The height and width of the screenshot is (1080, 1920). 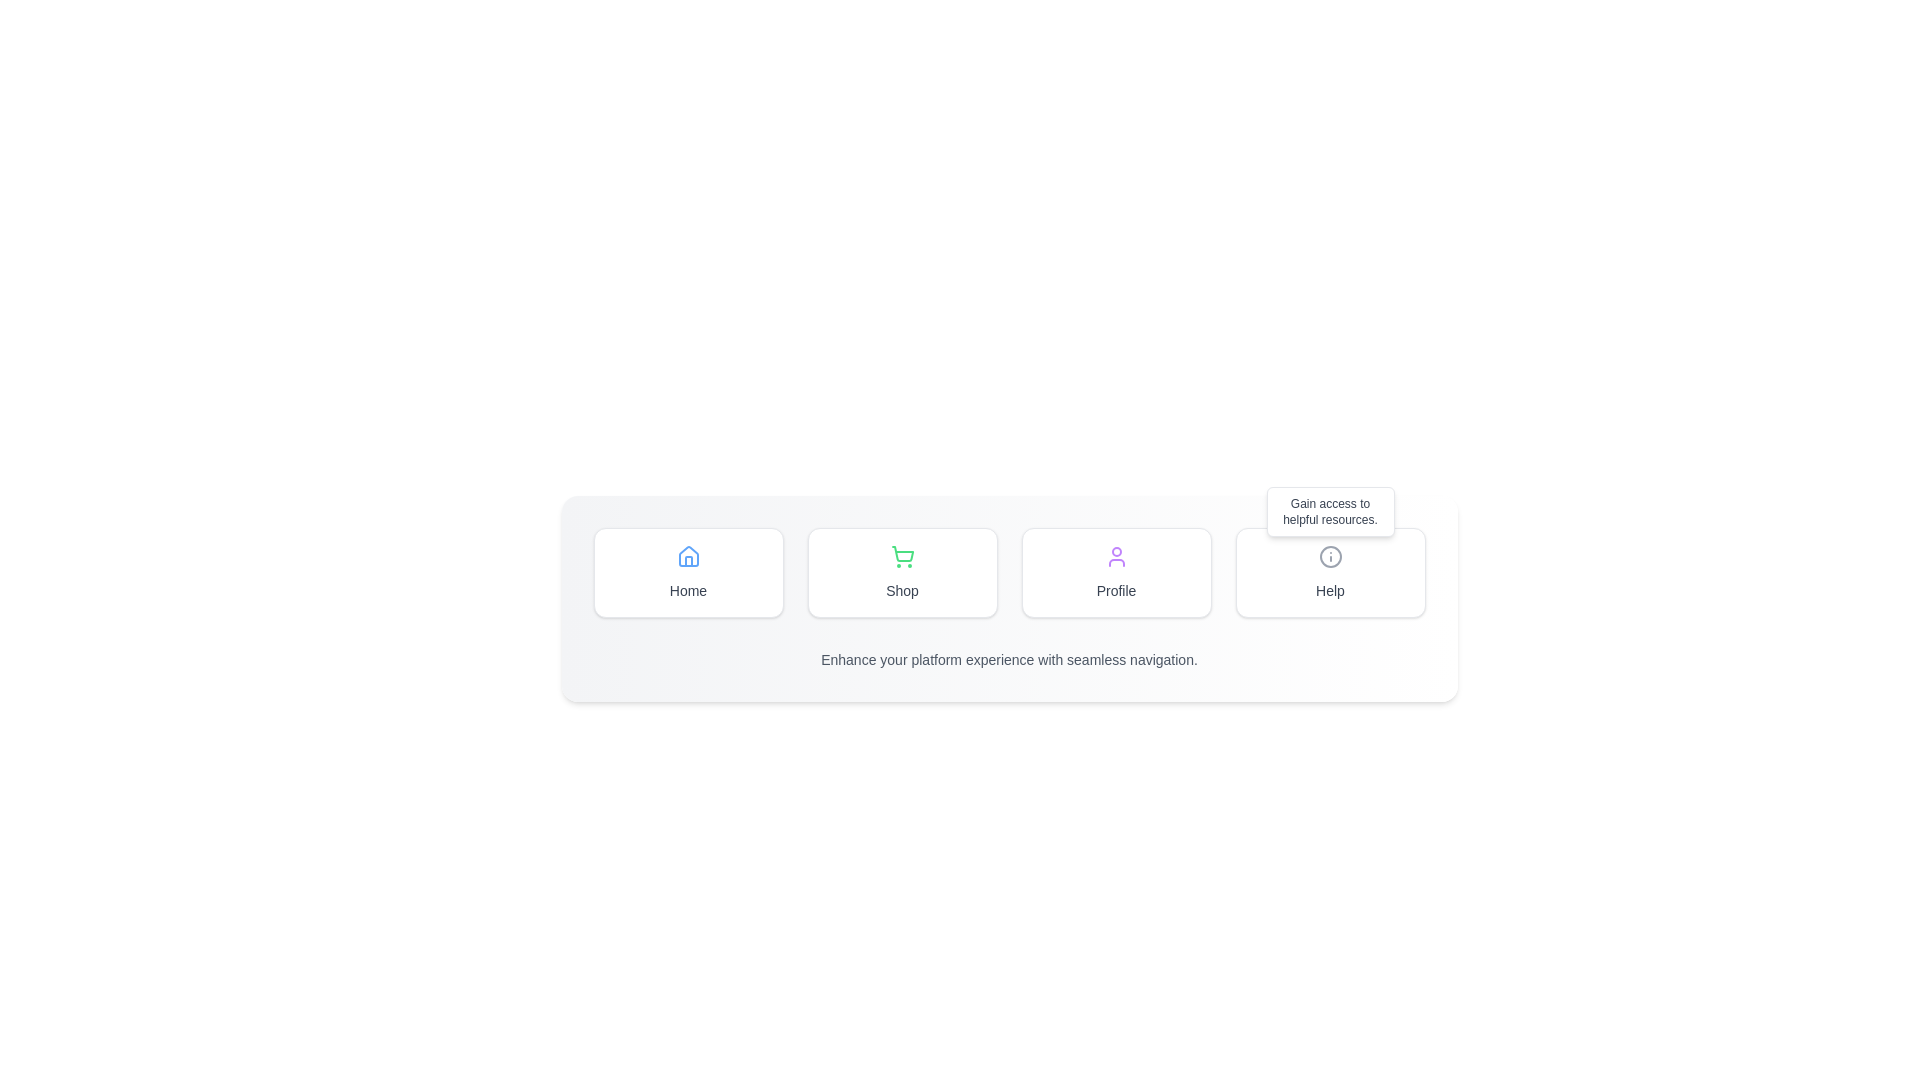 I want to click on the 'Home' icon, which is a blue outlined house structure located at the top-center of its button-like segment, so click(x=688, y=556).